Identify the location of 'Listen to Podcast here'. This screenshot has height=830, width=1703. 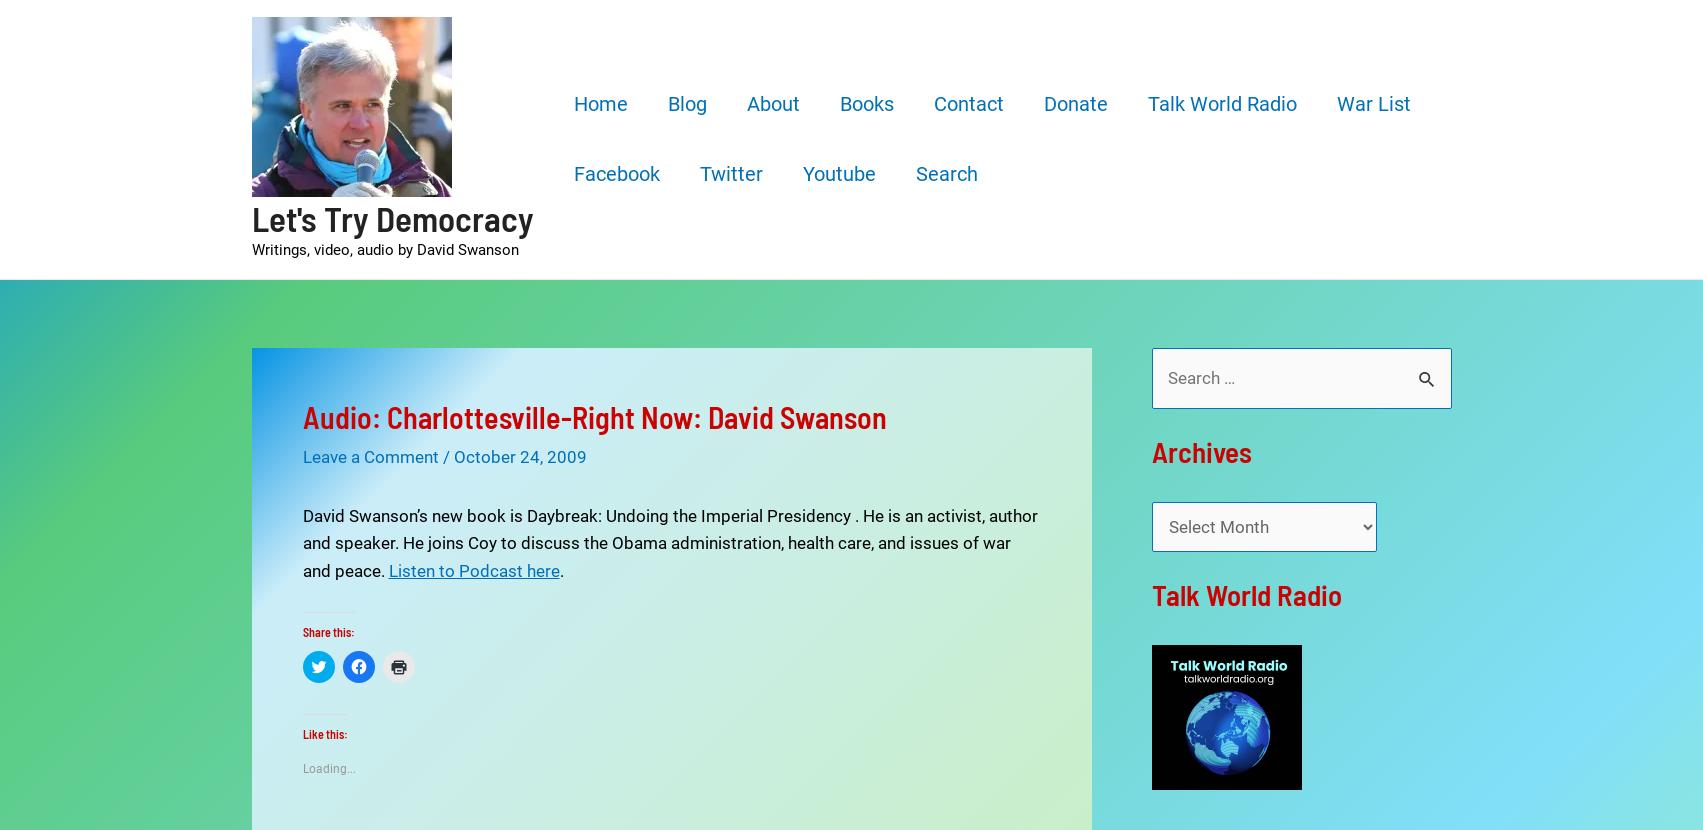
(473, 568).